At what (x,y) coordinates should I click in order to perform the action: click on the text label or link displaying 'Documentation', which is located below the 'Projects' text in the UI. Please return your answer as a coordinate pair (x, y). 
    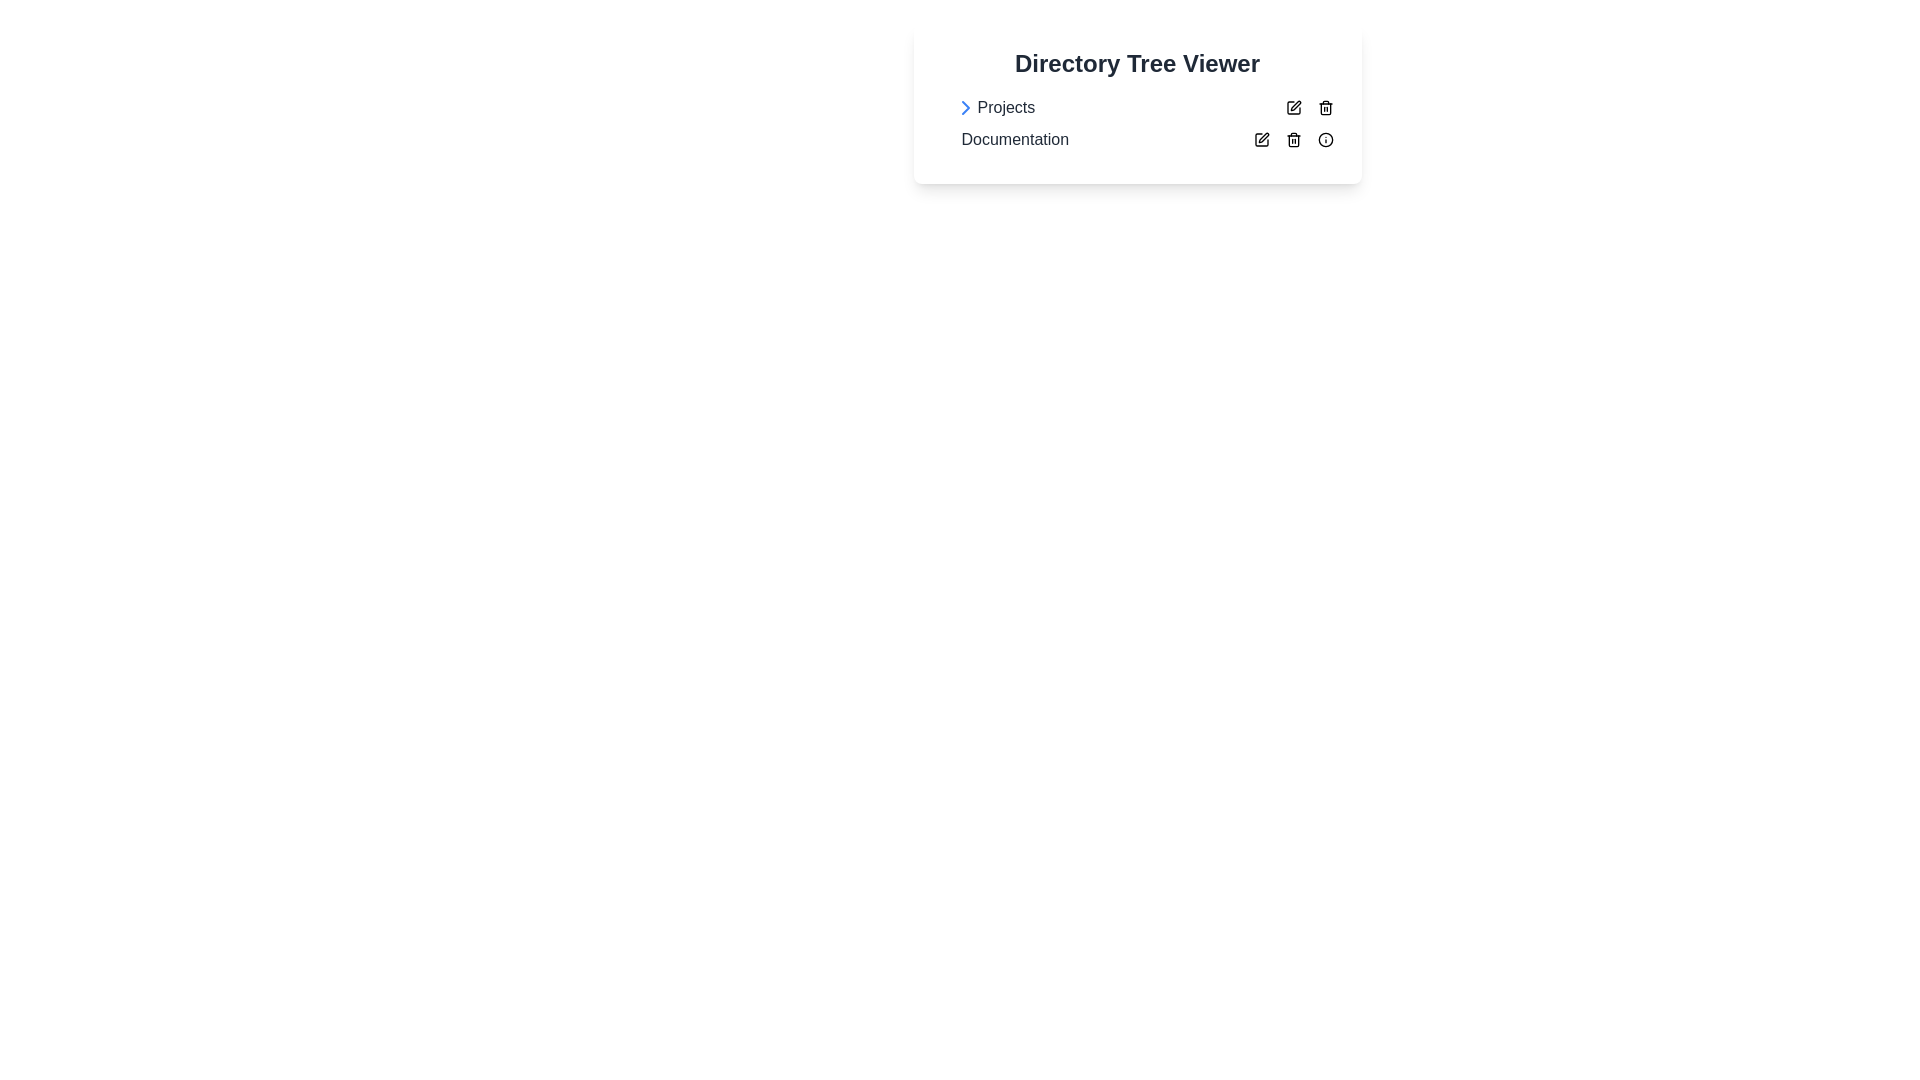
    Looking at the image, I should click on (1015, 138).